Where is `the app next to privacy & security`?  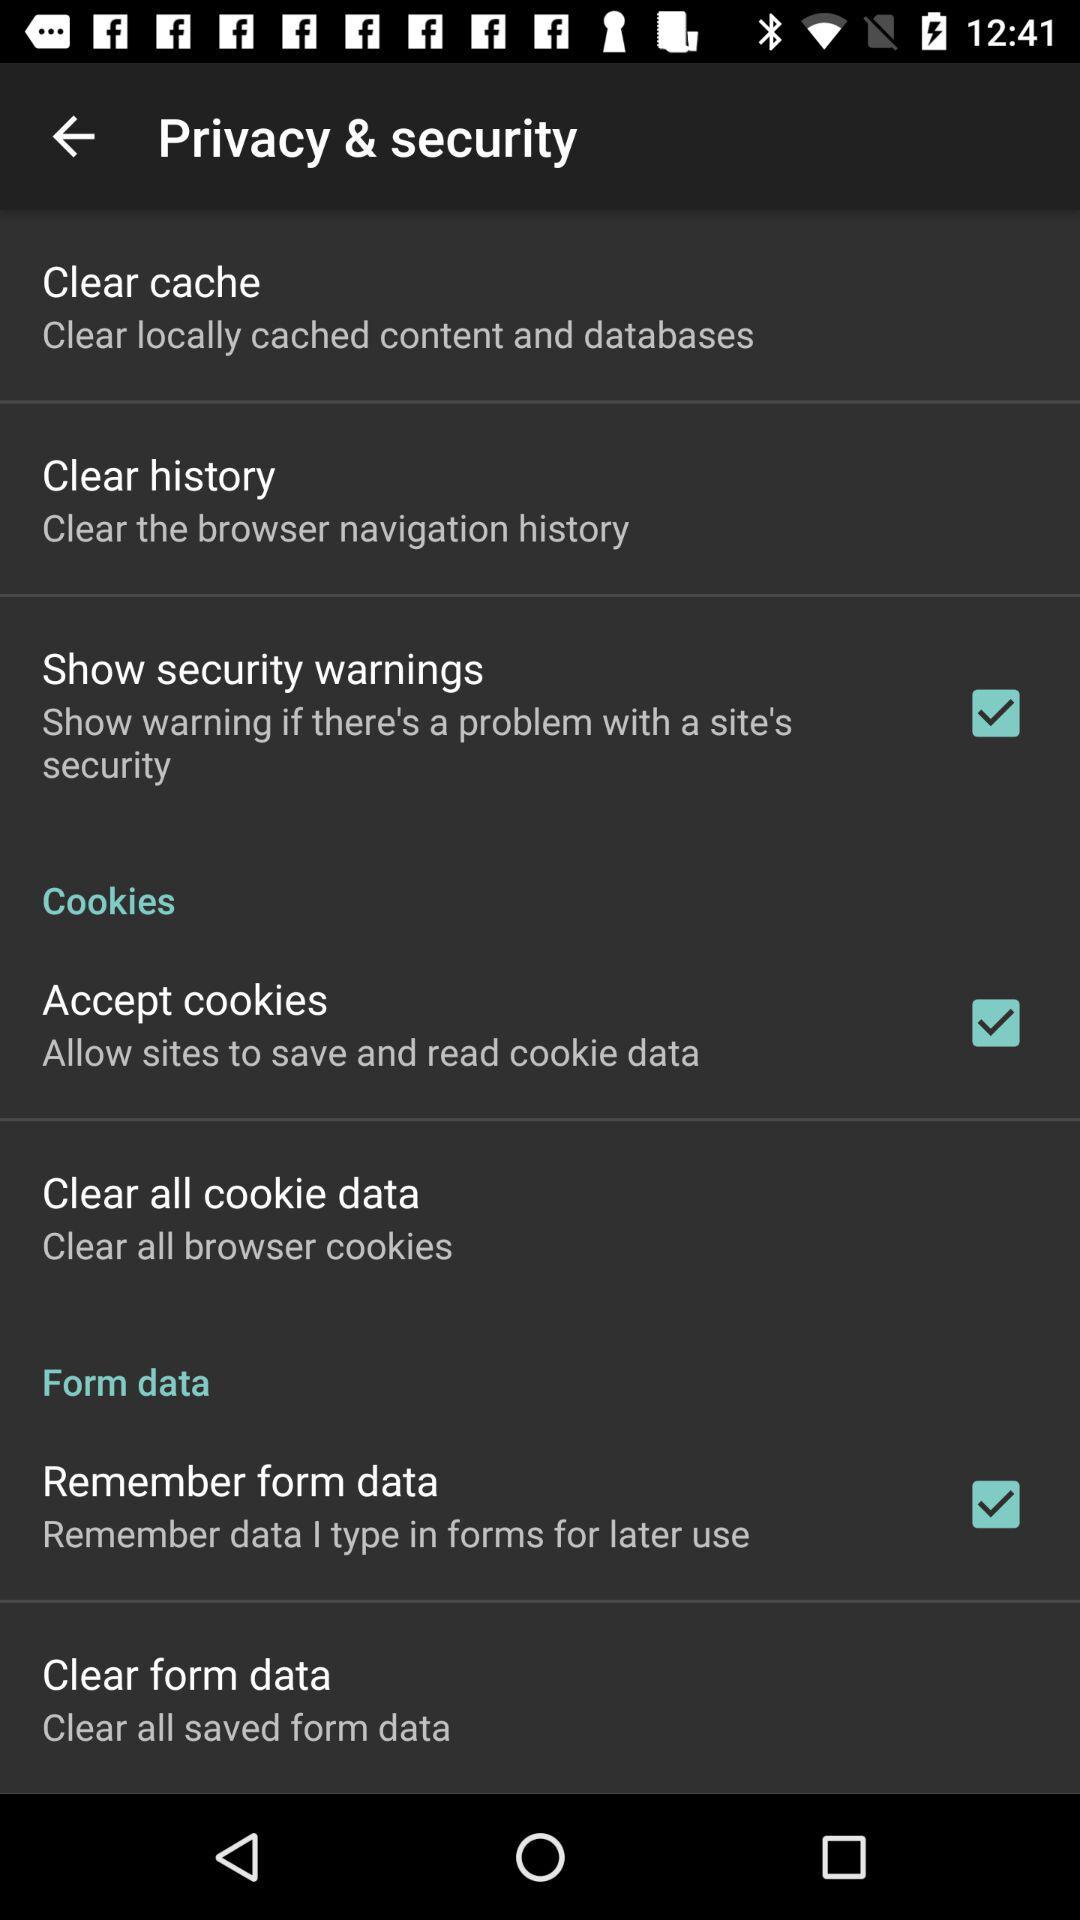 the app next to privacy & security is located at coordinates (72, 135).